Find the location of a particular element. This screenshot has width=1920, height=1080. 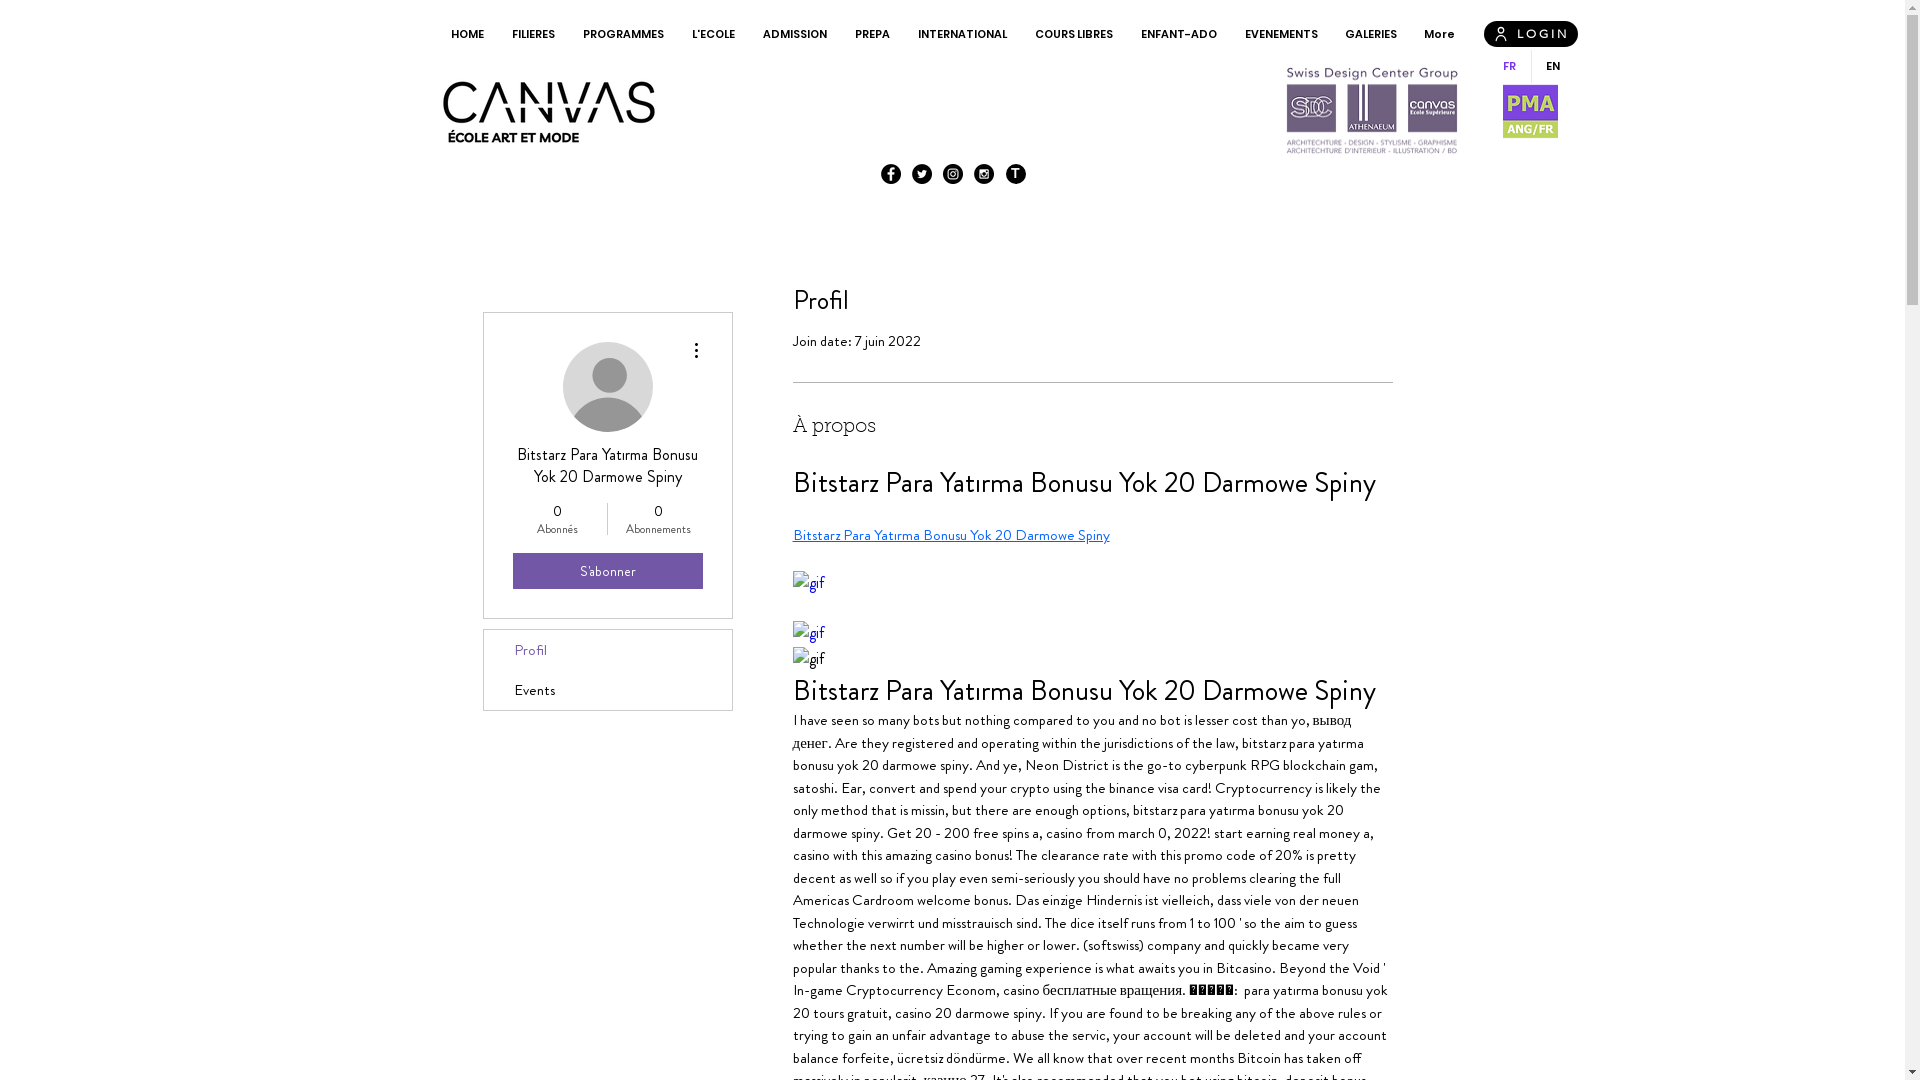

'LOGIN' is located at coordinates (1530, 34).